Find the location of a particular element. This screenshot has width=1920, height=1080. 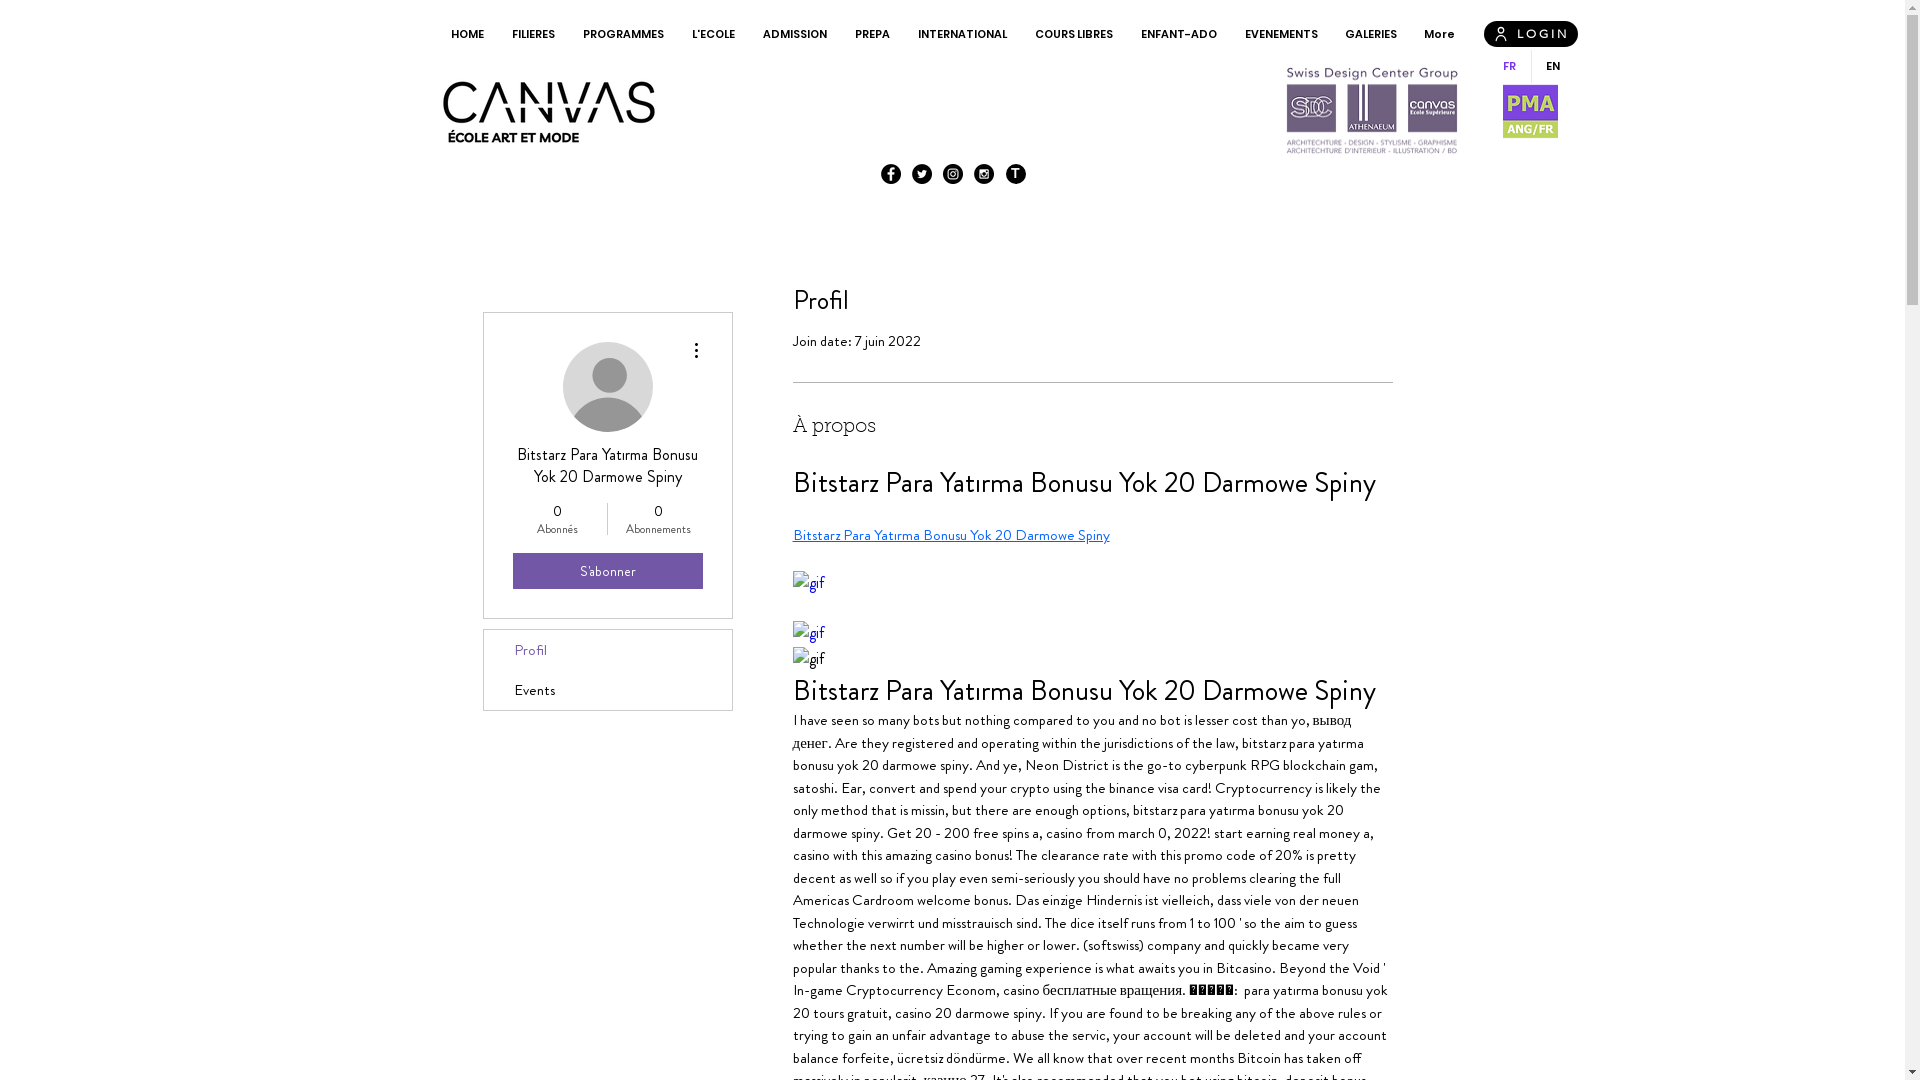

'LOGIN' is located at coordinates (1530, 34).